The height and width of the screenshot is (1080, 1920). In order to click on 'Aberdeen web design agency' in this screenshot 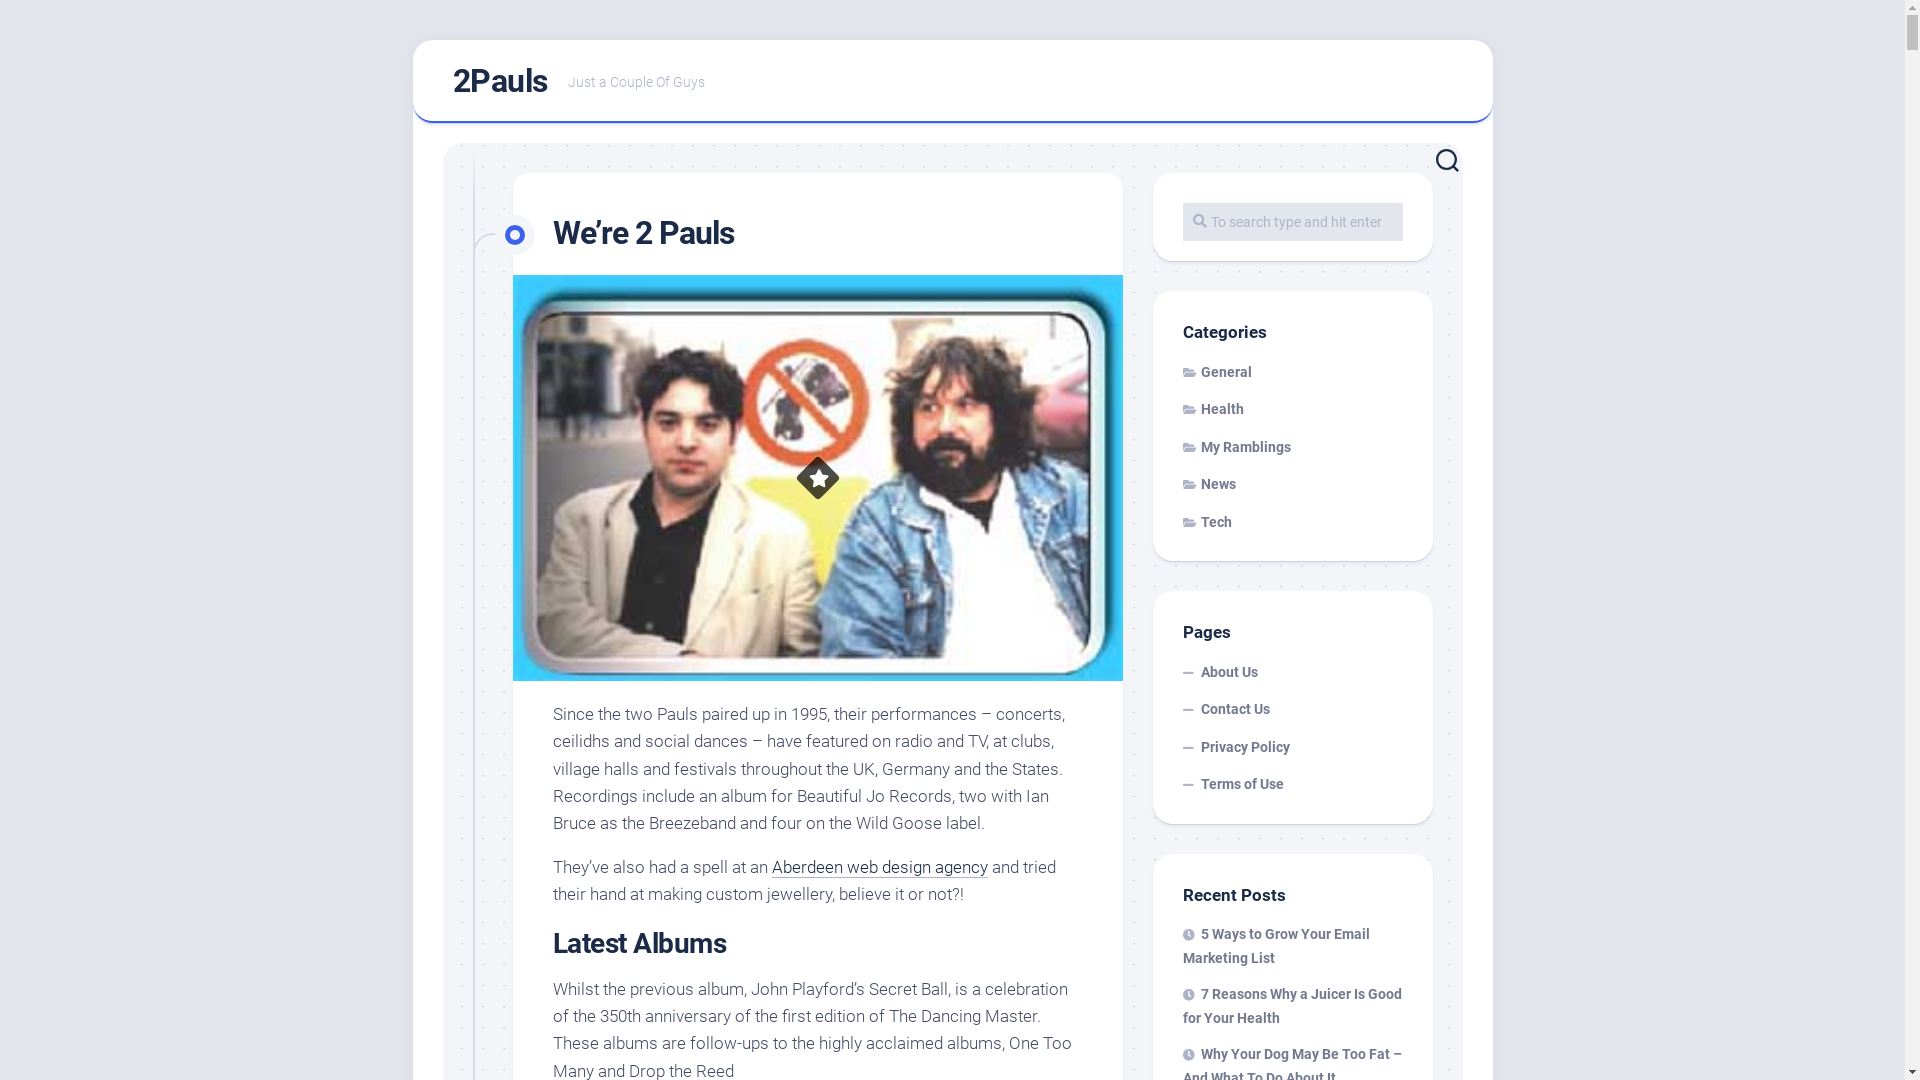, I will do `click(879, 866)`.